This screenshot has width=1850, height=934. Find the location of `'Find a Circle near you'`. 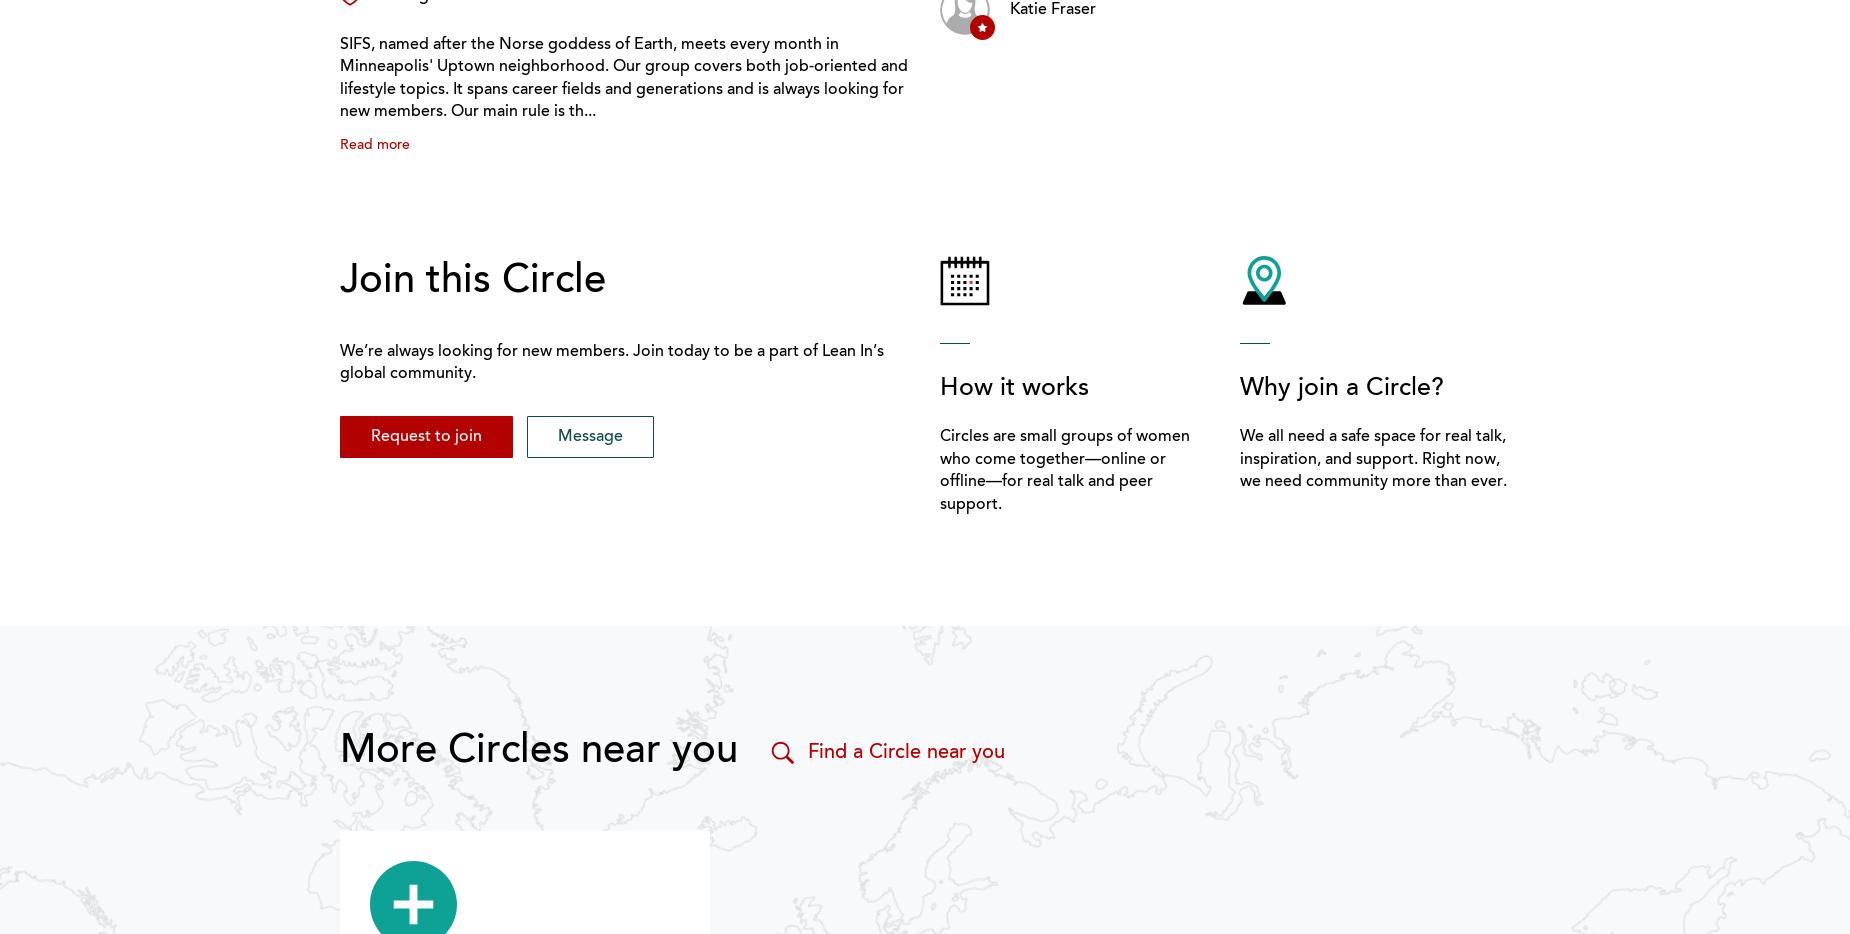

'Find a Circle near you' is located at coordinates (906, 751).